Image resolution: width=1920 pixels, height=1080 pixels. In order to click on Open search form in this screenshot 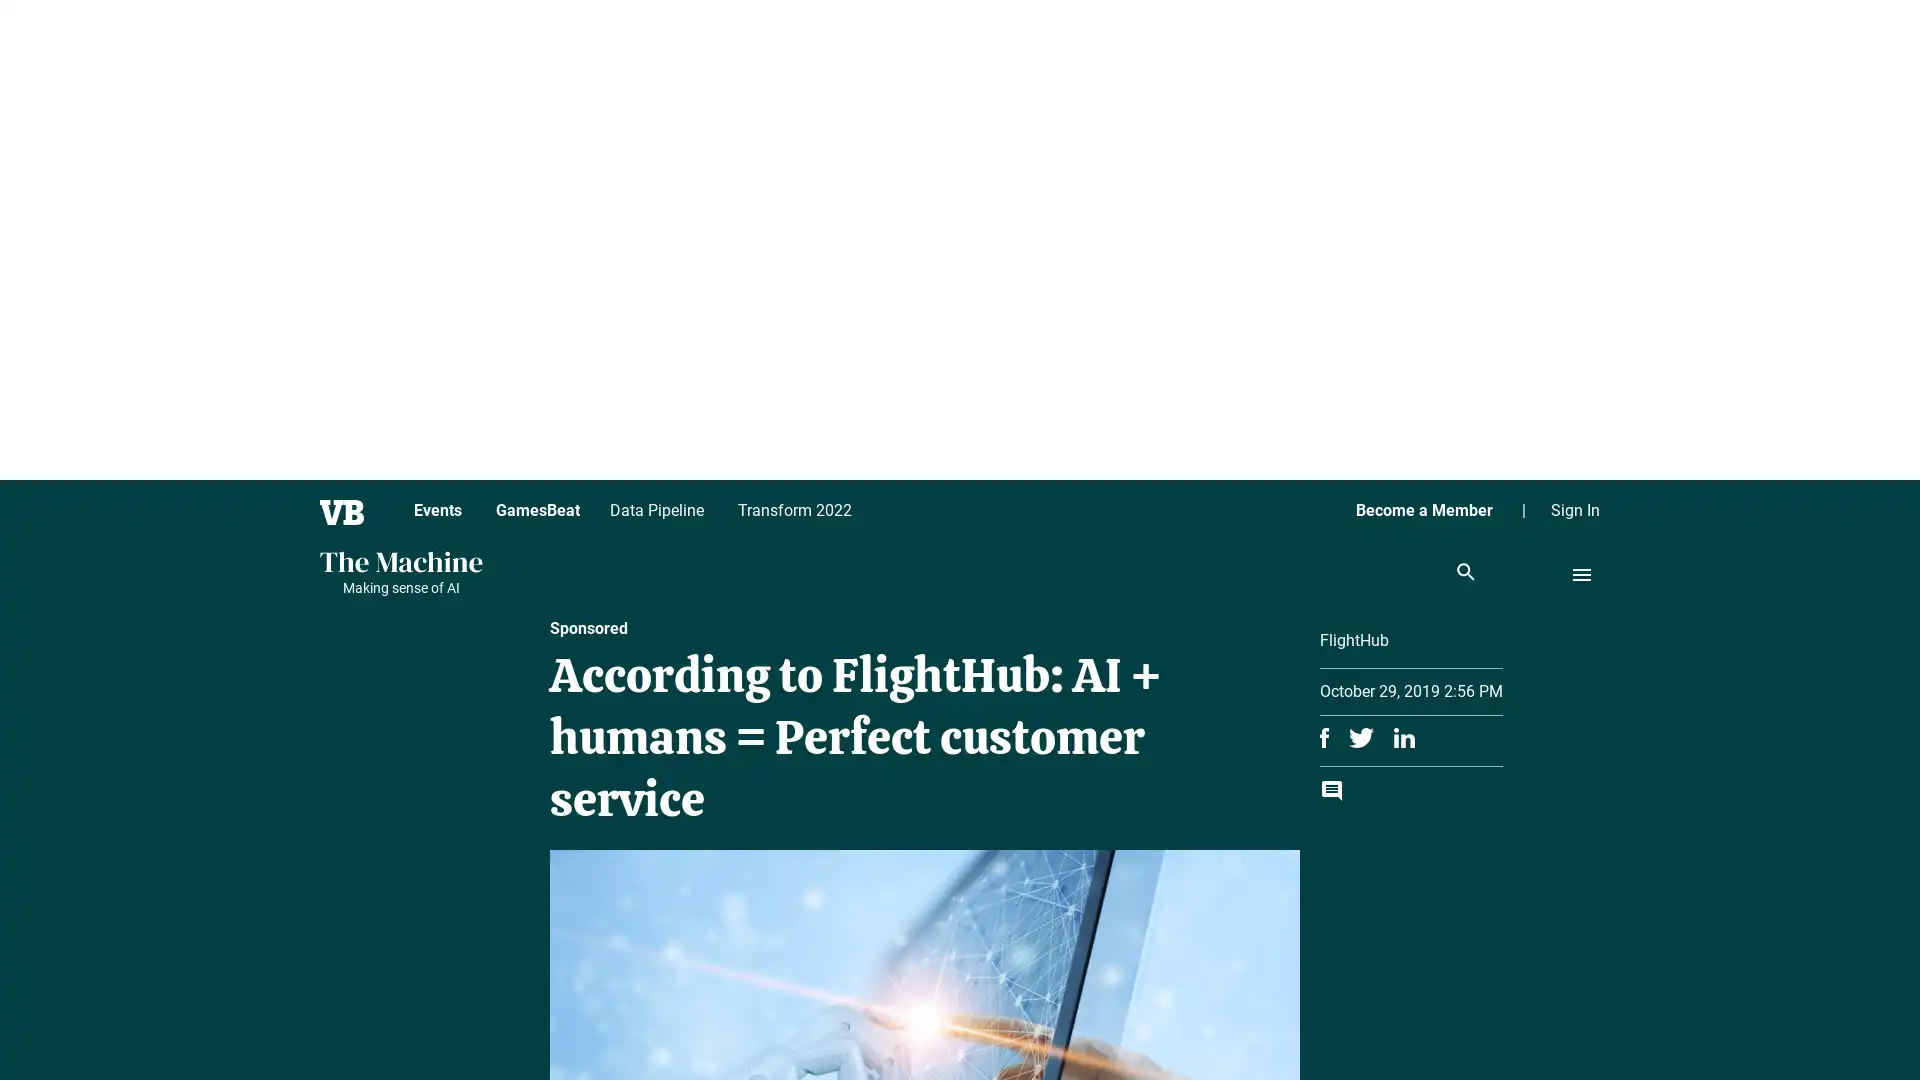, I will do `click(1465, 573)`.